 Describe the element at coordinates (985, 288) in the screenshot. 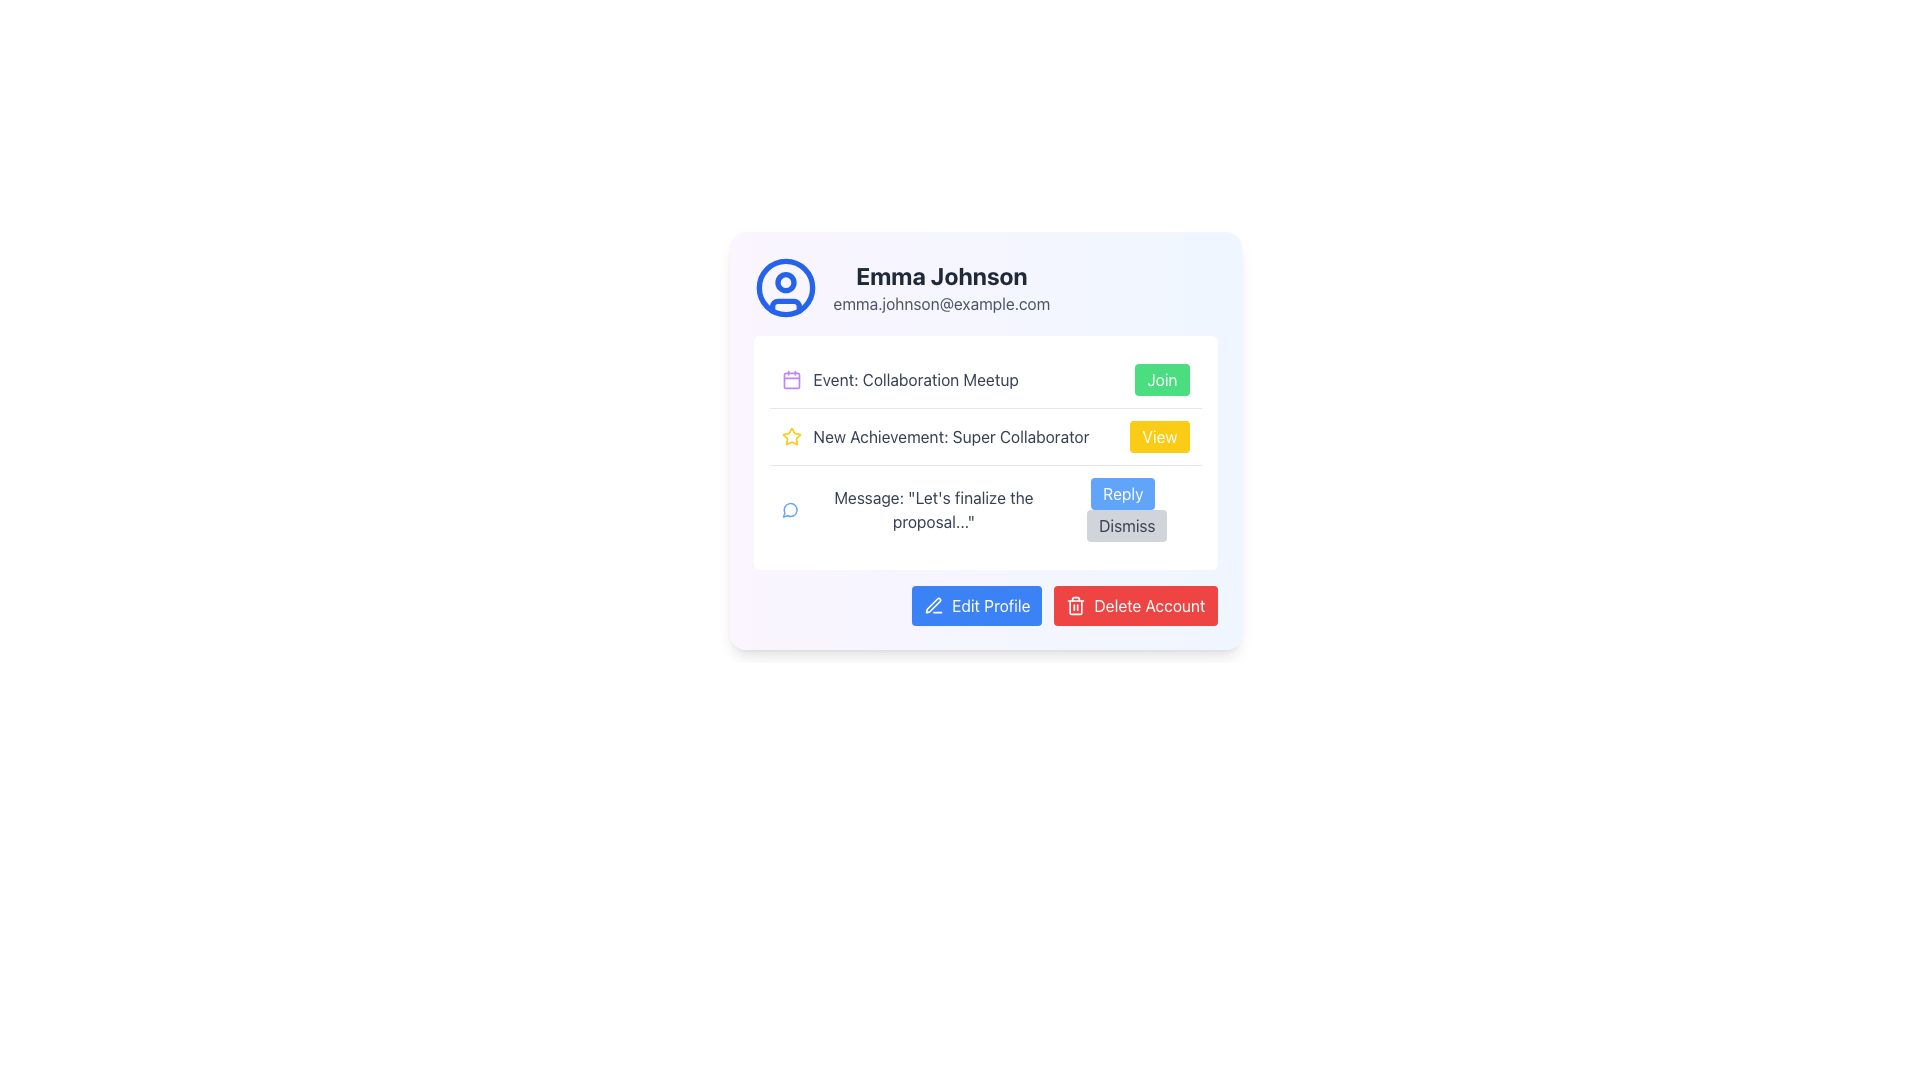

I see `the Profile Header which displays the user's name and email address` at that location.